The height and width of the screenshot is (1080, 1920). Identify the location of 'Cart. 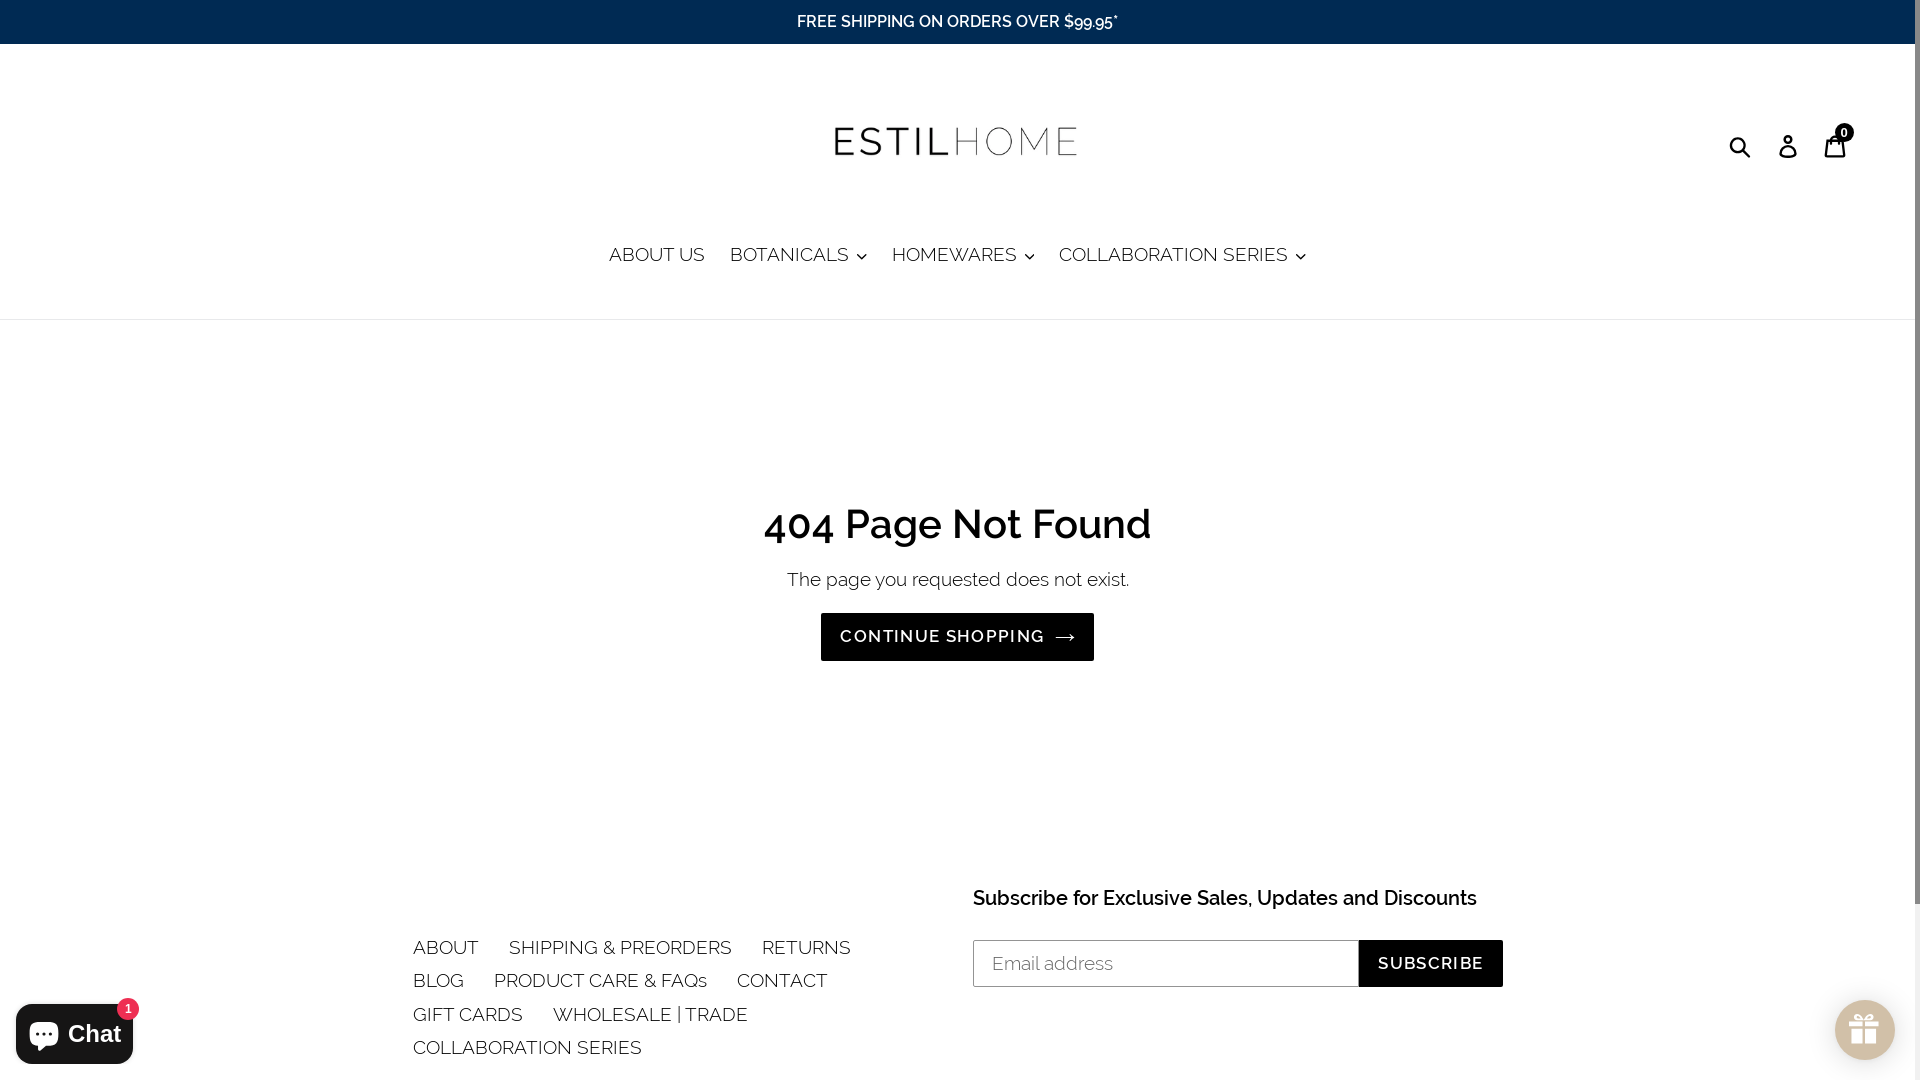
(1836, 143).